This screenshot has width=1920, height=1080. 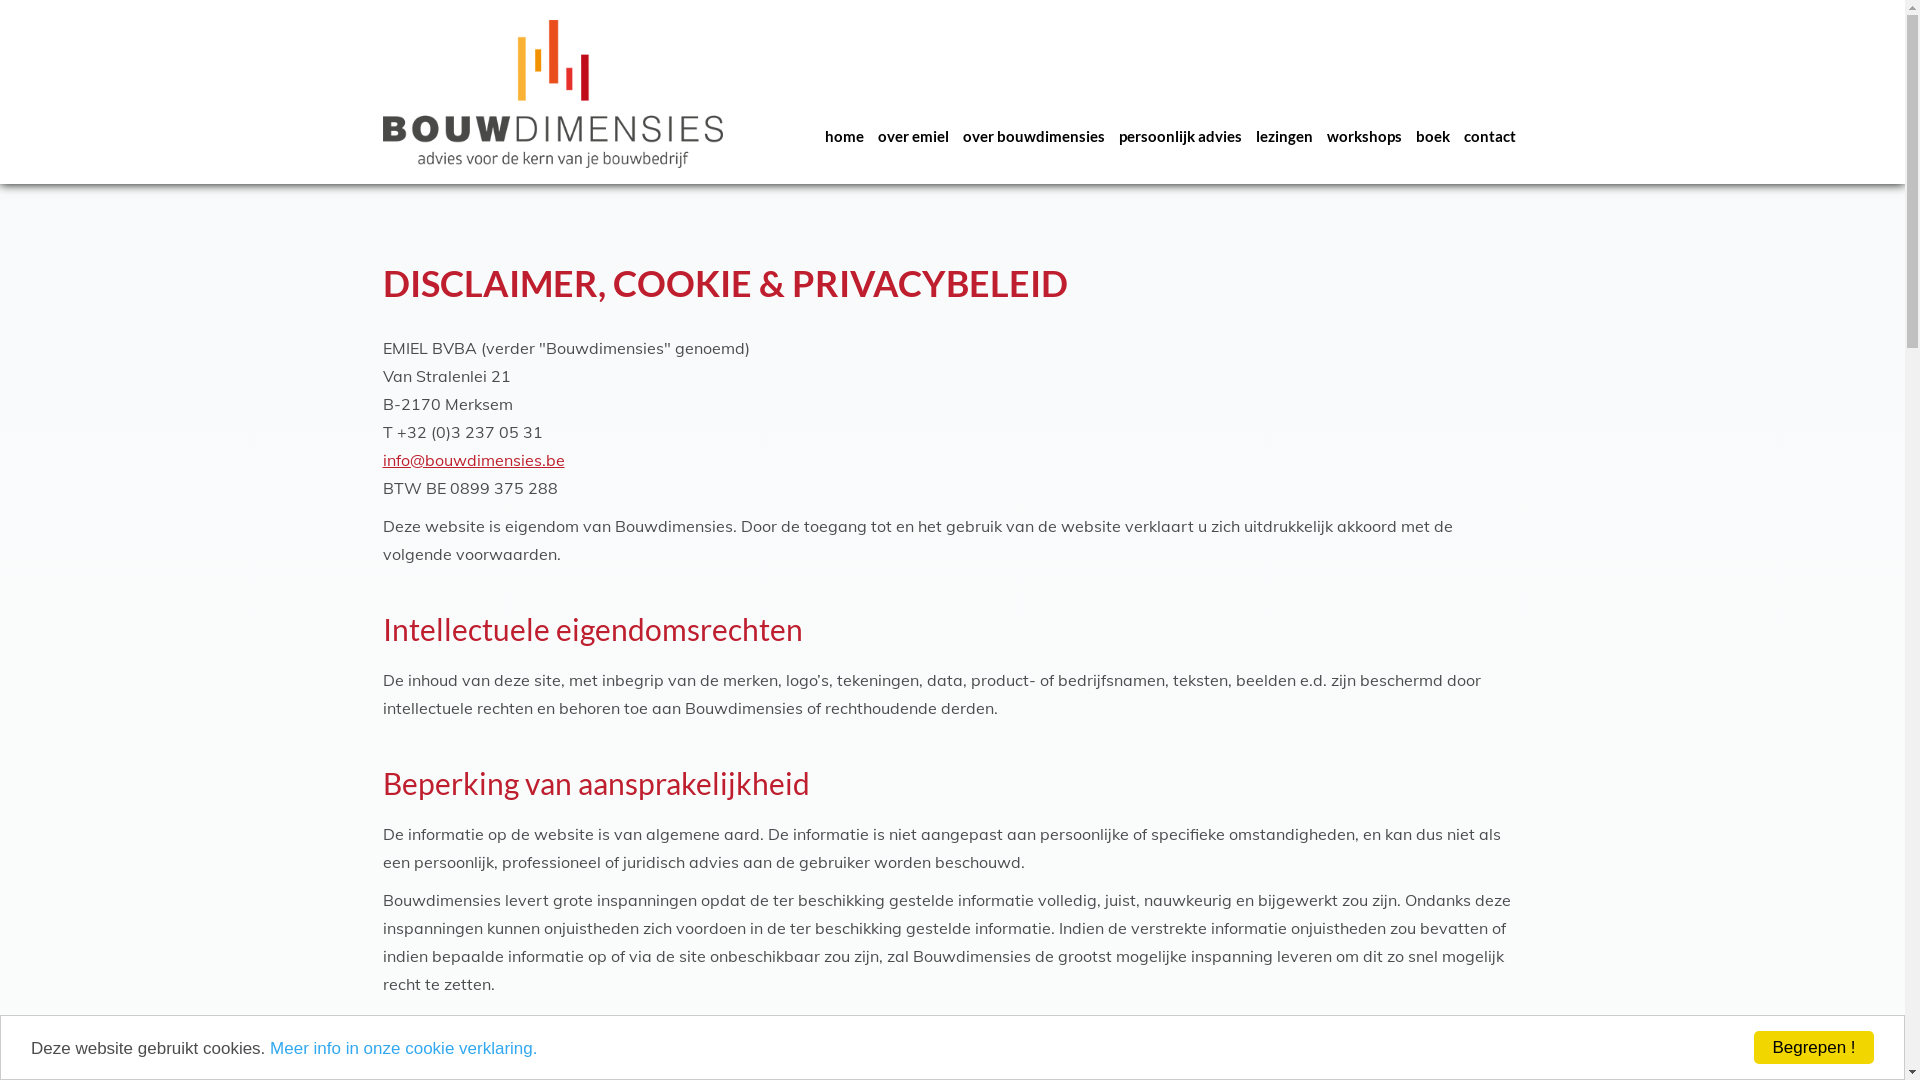 What do you see at coordinates (1180, 134) in the screenshot?
I see `'persoonlijk advies'` at bounding box center [1180, 134].